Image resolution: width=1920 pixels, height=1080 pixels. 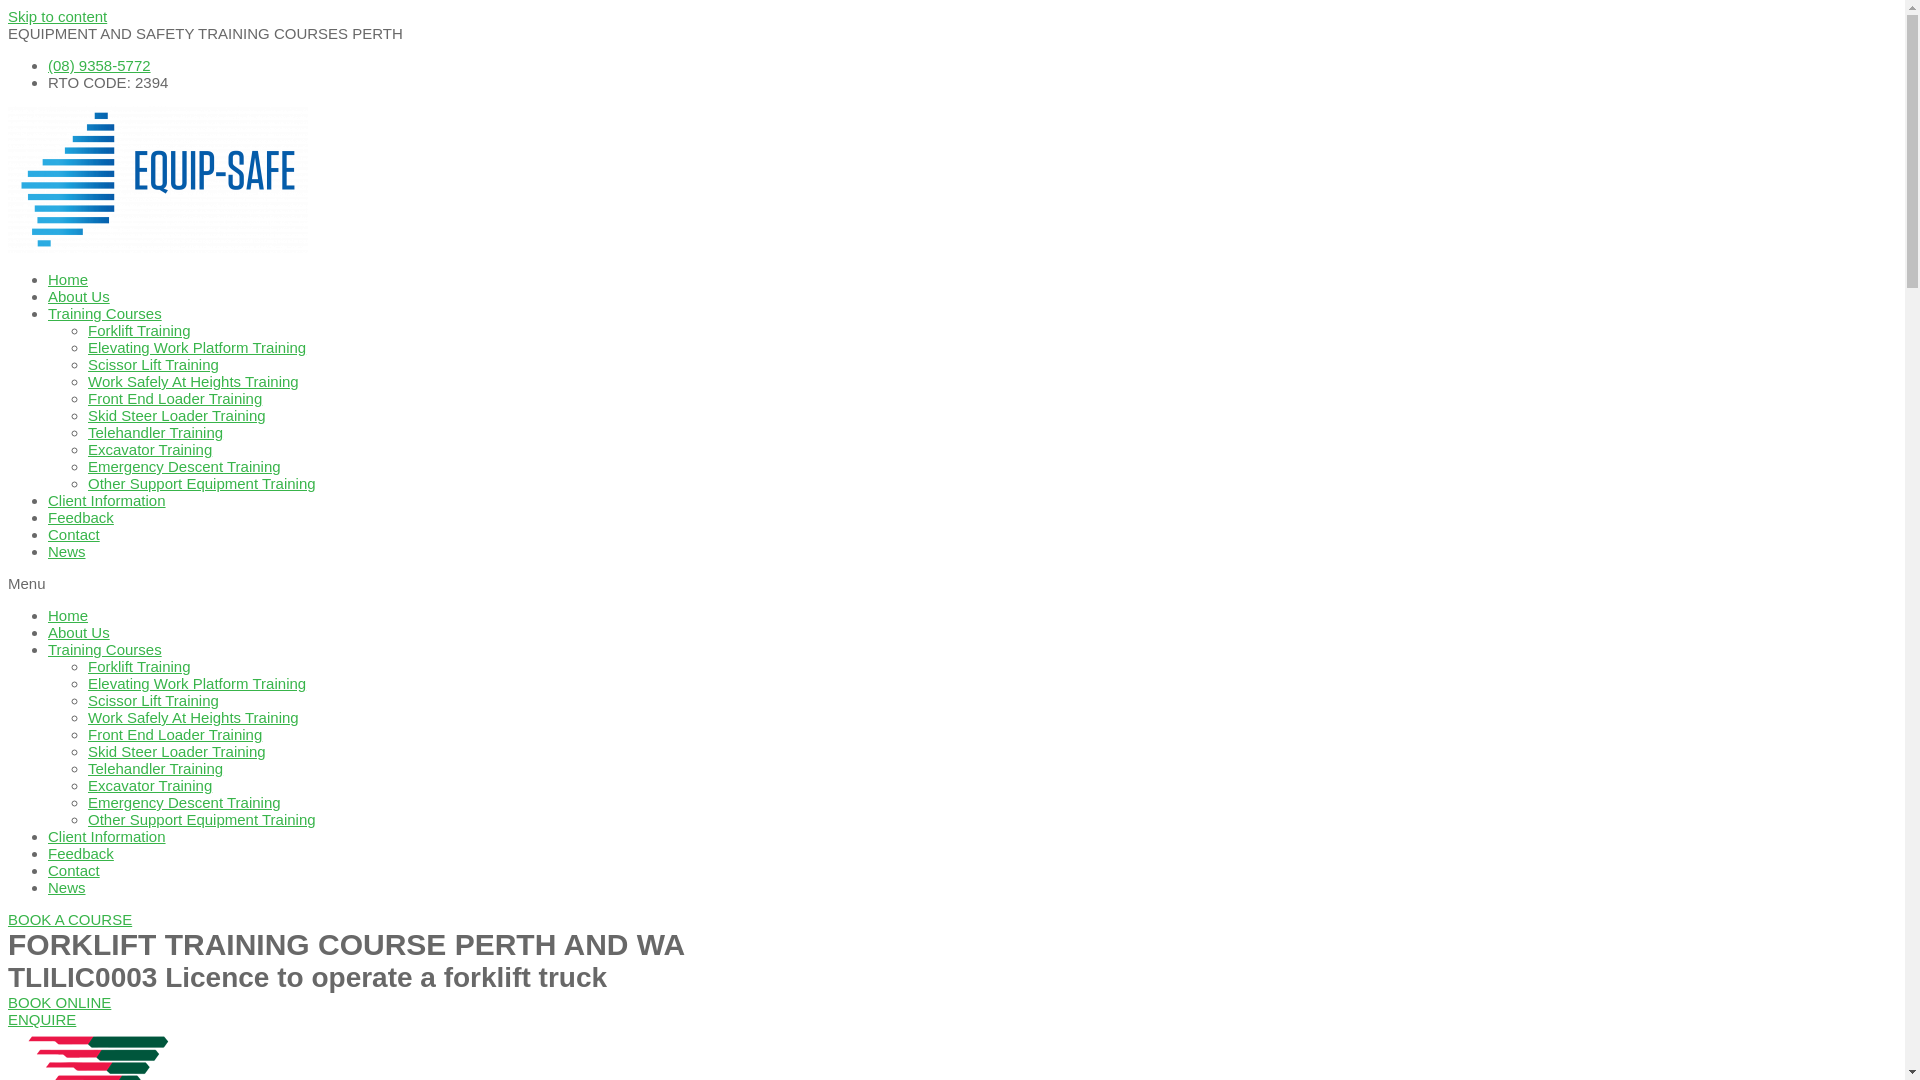 I want to click on 'About Us', so click(x=78, y=632).